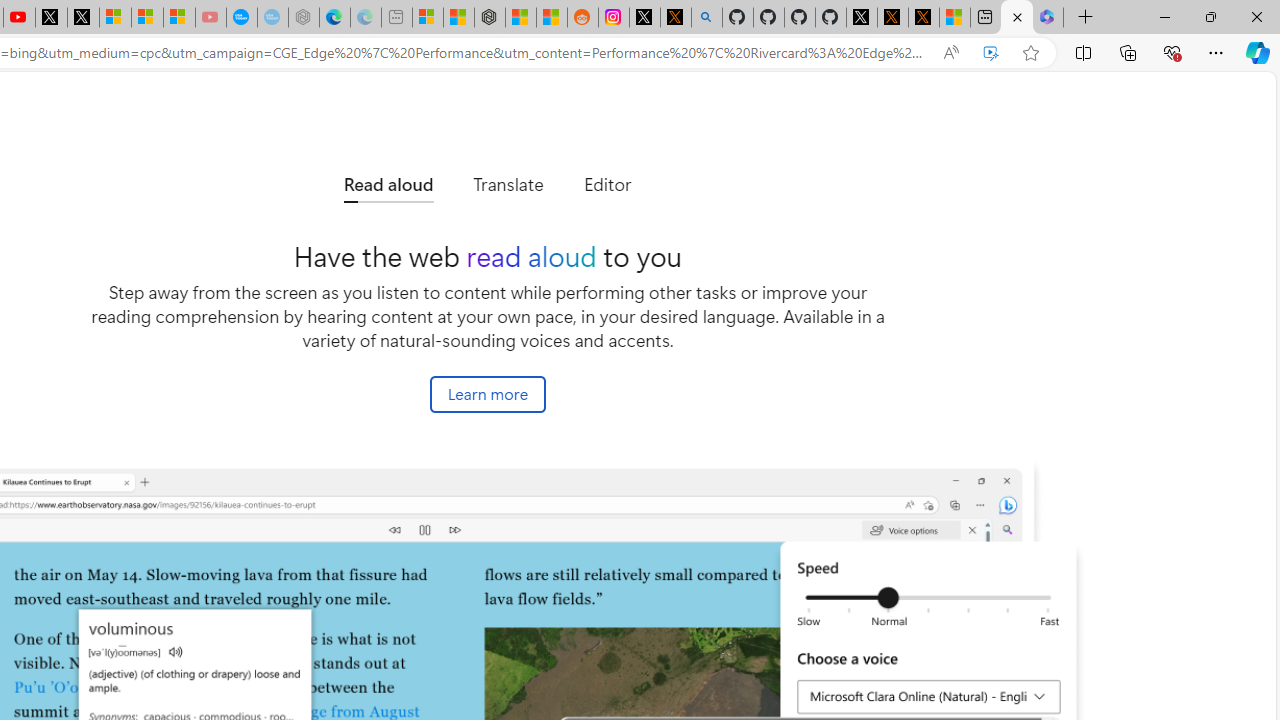  I want to click on 'Nordace - Duffels', so click(490, 17).